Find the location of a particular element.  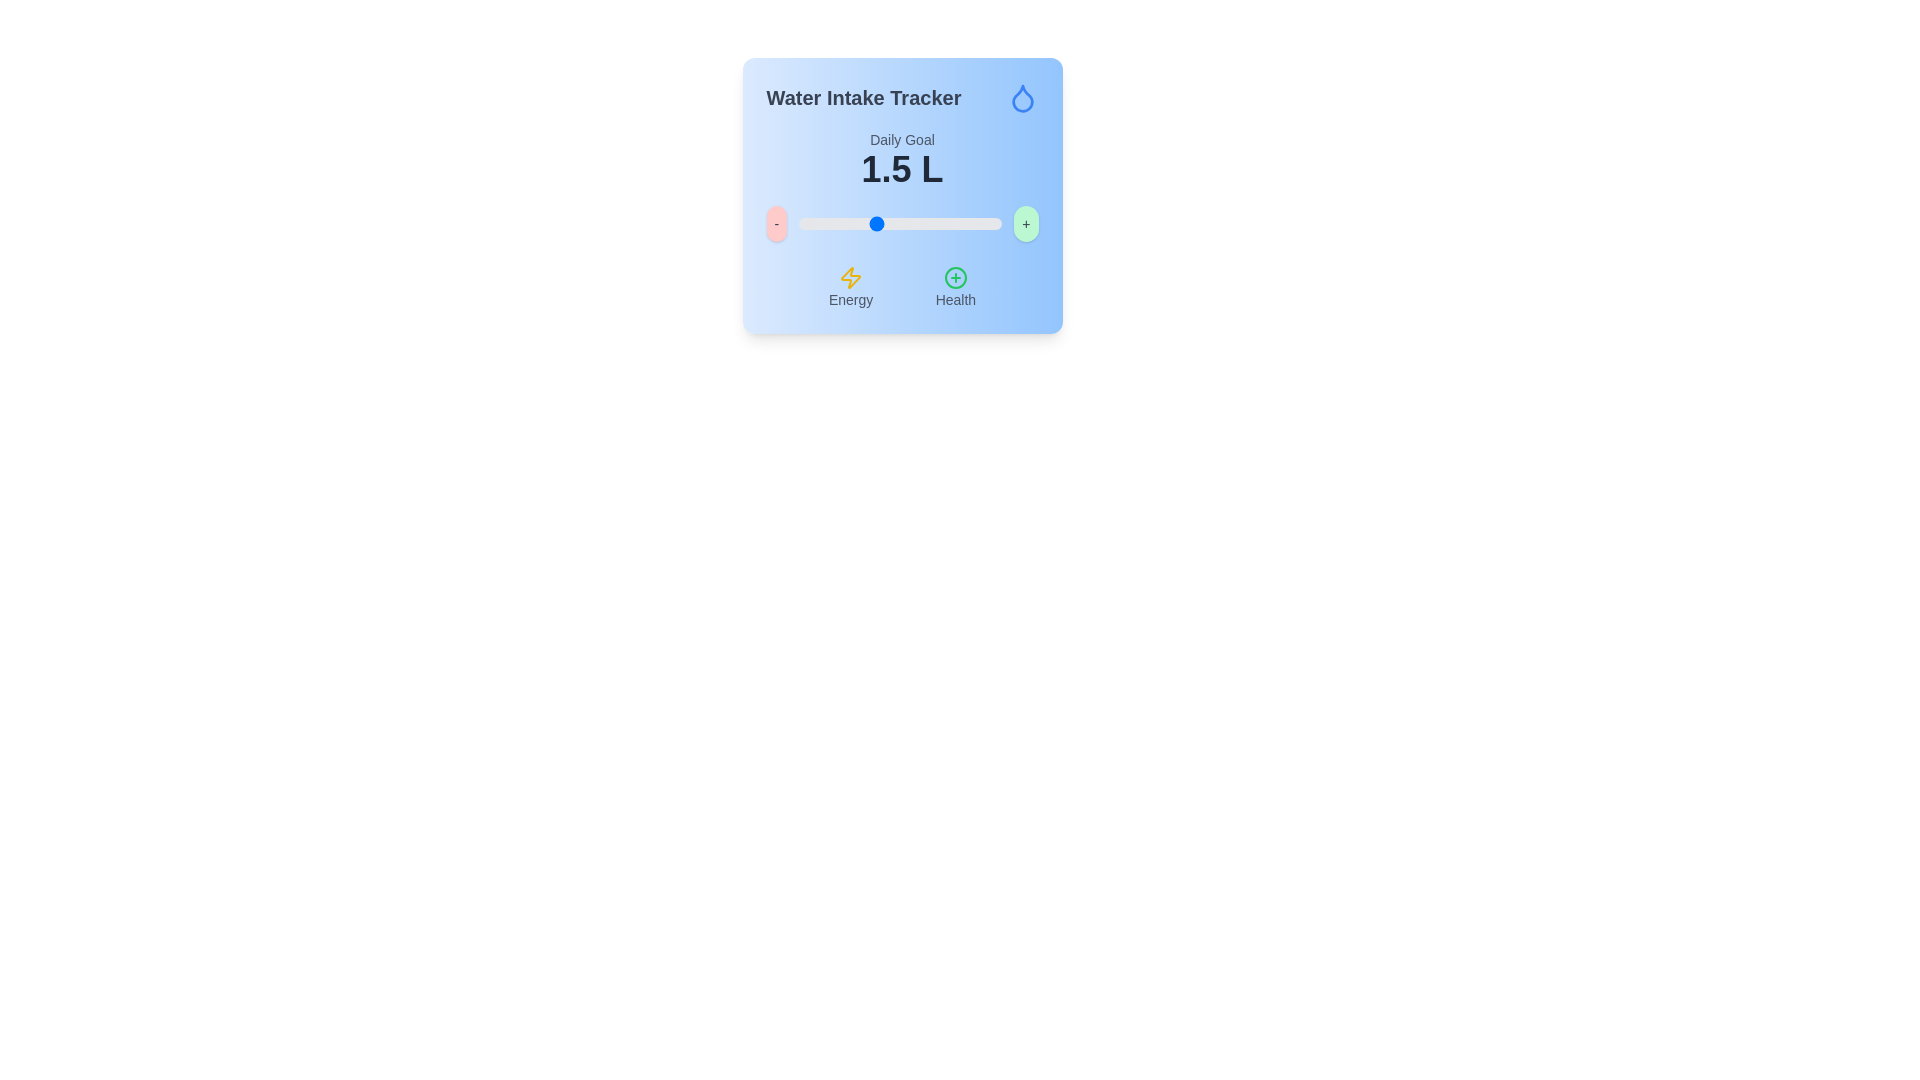

the 'Energy' text label, which is a small gray text positioned below a yellow lightning bolt icon and to the left of a 'Health' label is located at coordinates (851, 300).